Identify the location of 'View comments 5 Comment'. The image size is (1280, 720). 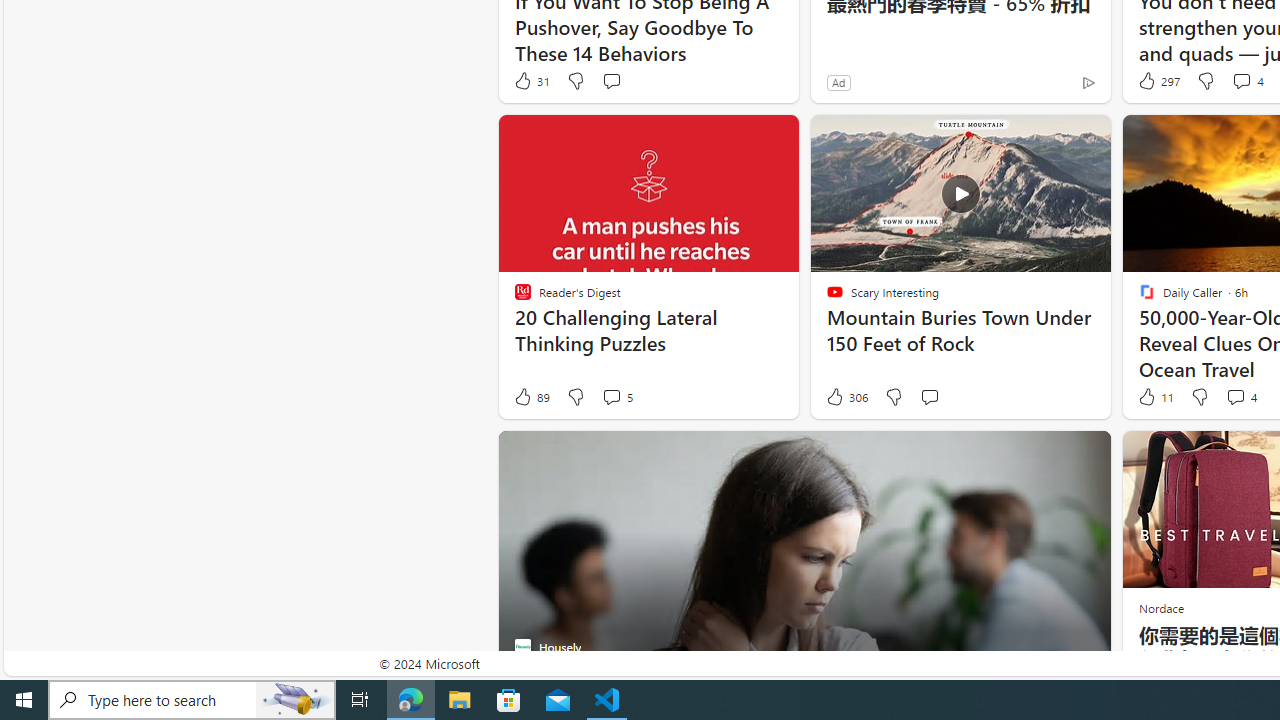
(610, 397).